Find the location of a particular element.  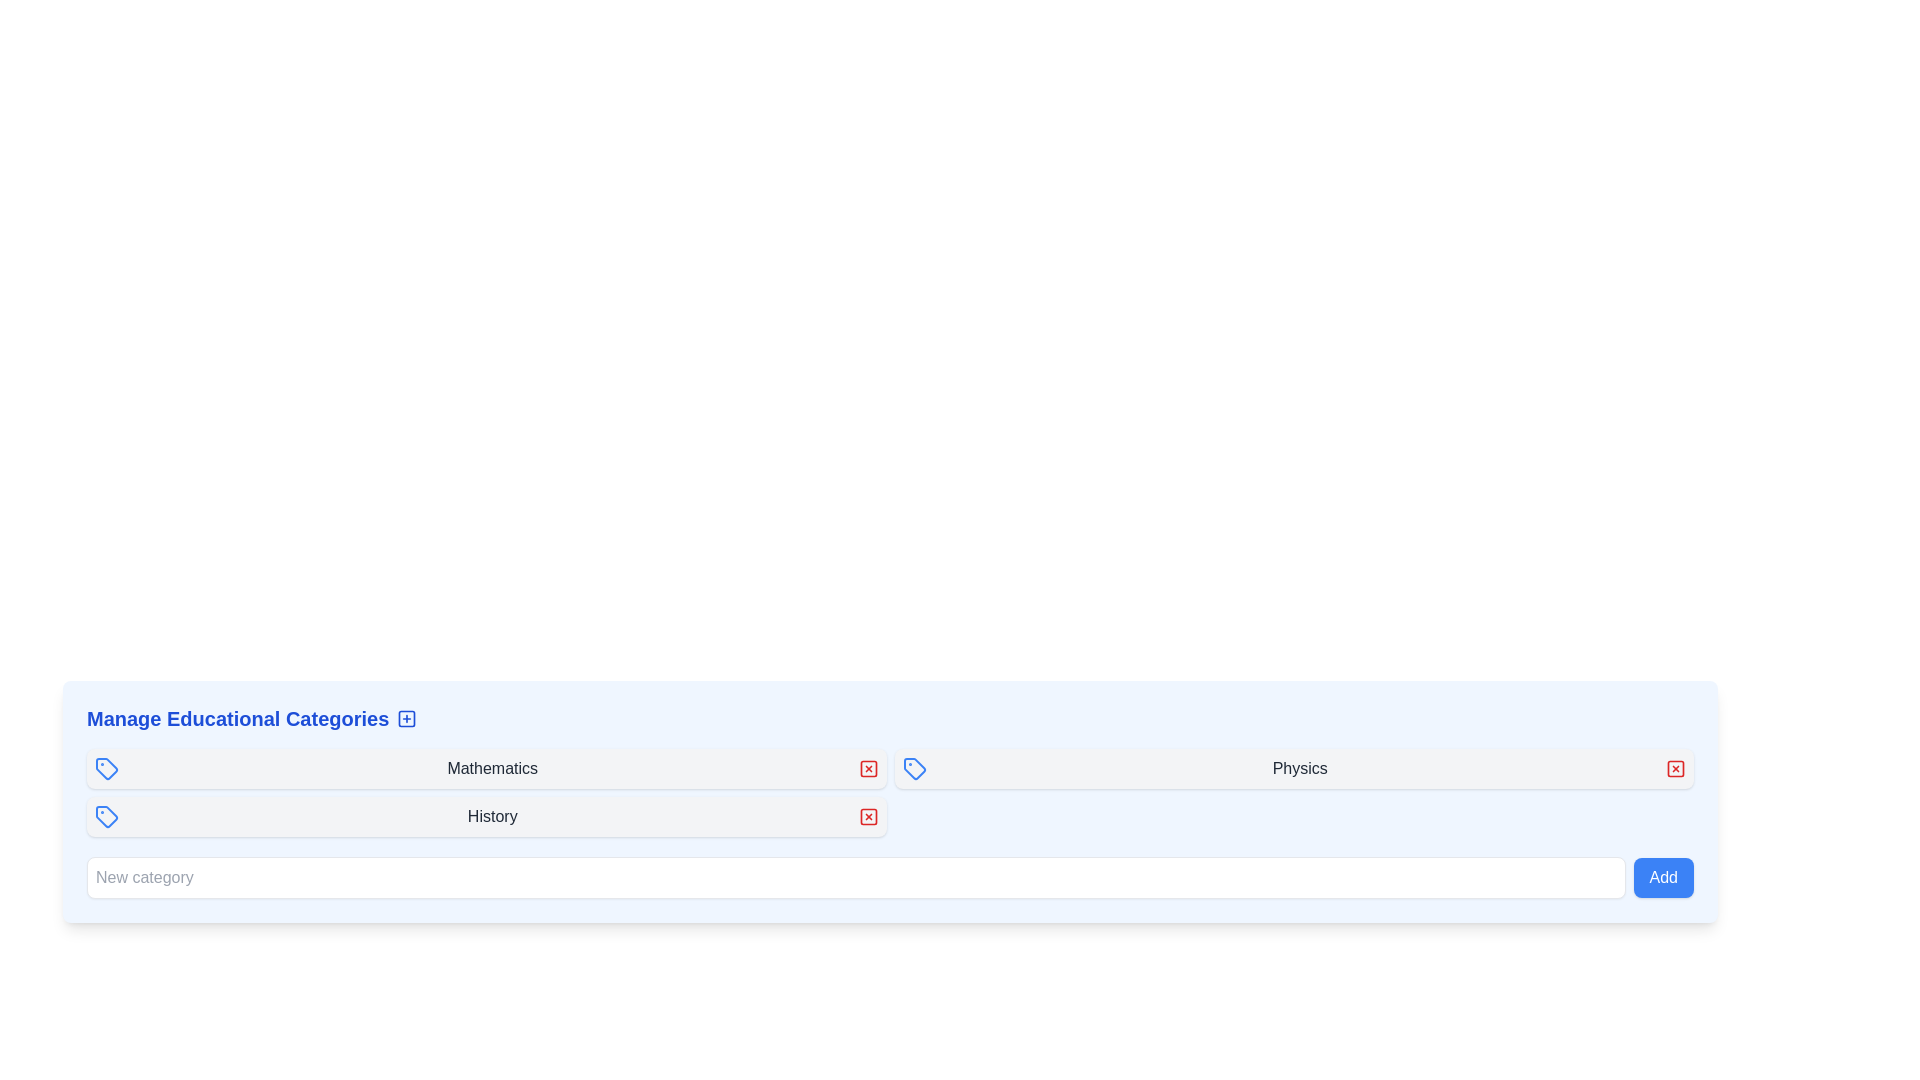

the icon representing the 'Mathematics' category in the 'Manage Educational Categories' section, located at the top-left of the panel is located at coordinates (105, 817).